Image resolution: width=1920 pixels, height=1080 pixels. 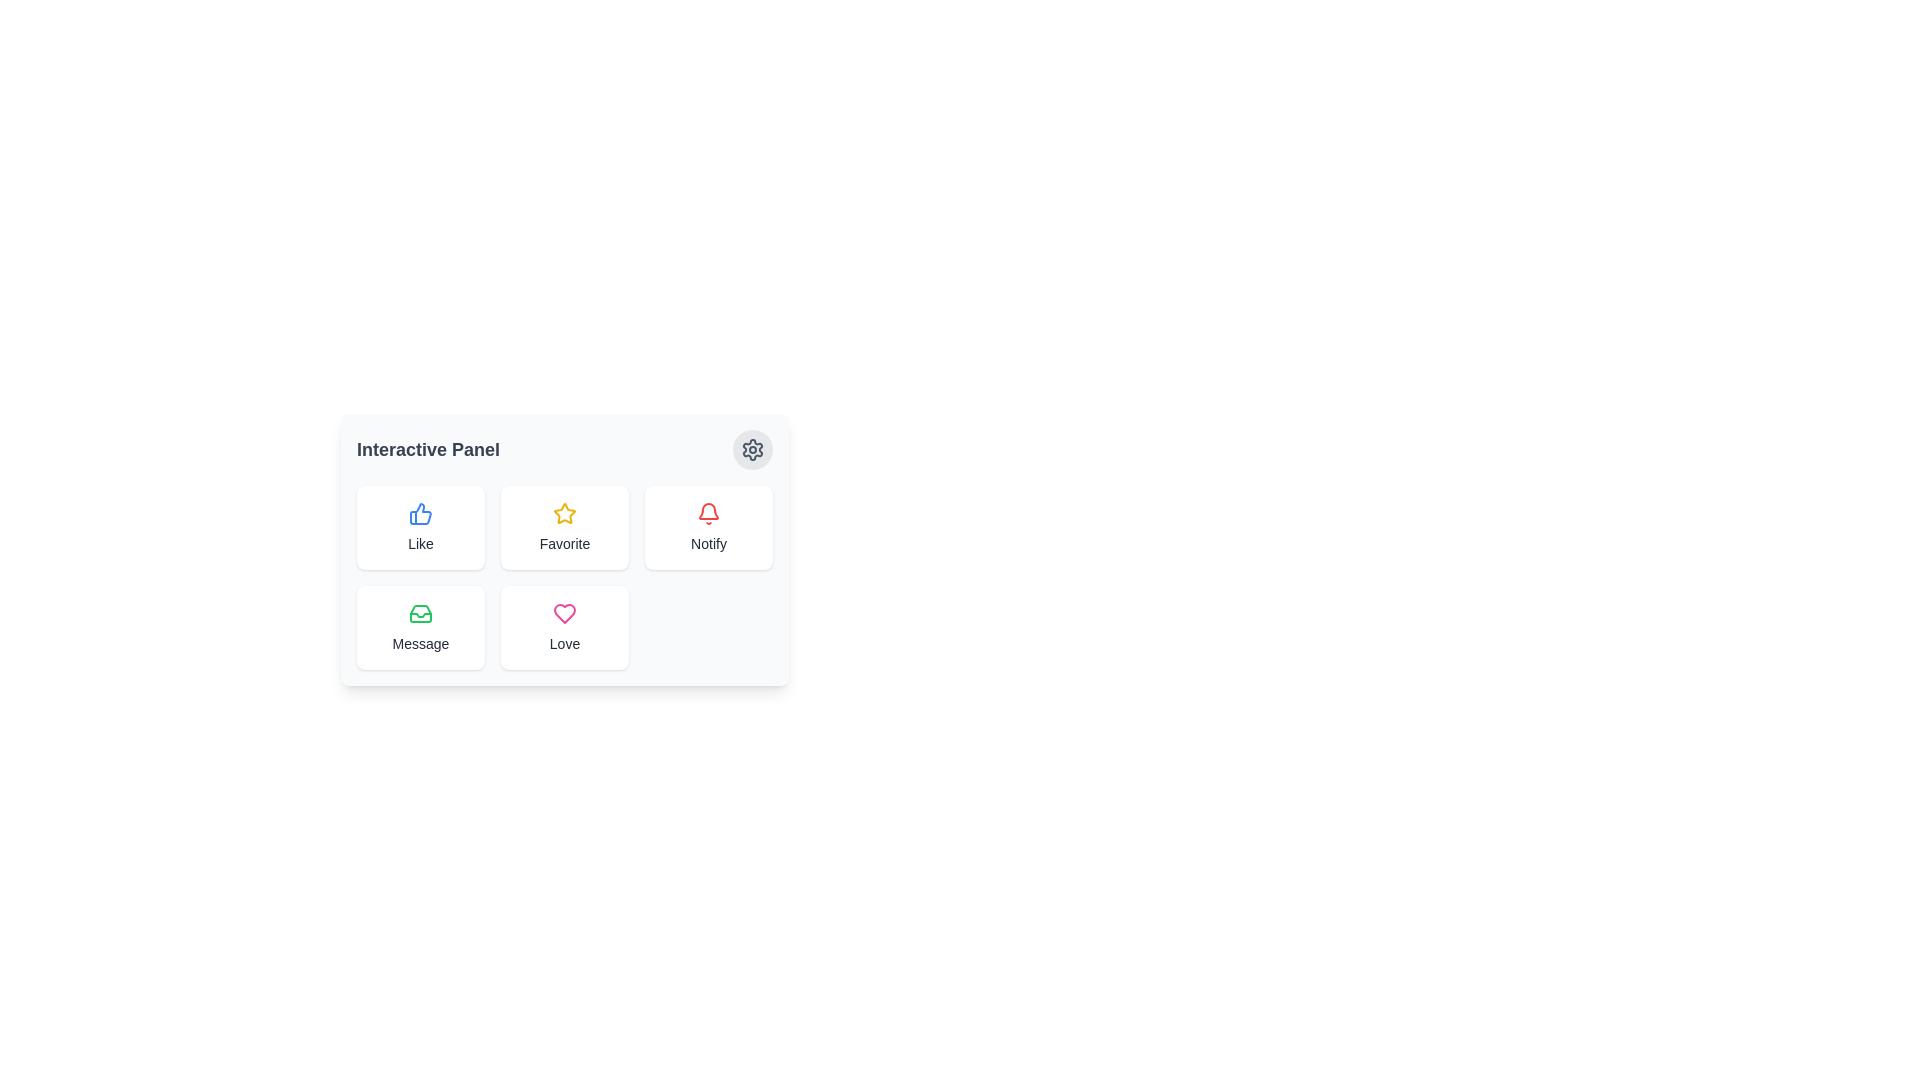 What do you see at coordinates (709, 527) in the screenshot?
I see `the 'Notify' button, which is a rounded white card with a red bell icon above the text, located` at bounding box center [709, 527].